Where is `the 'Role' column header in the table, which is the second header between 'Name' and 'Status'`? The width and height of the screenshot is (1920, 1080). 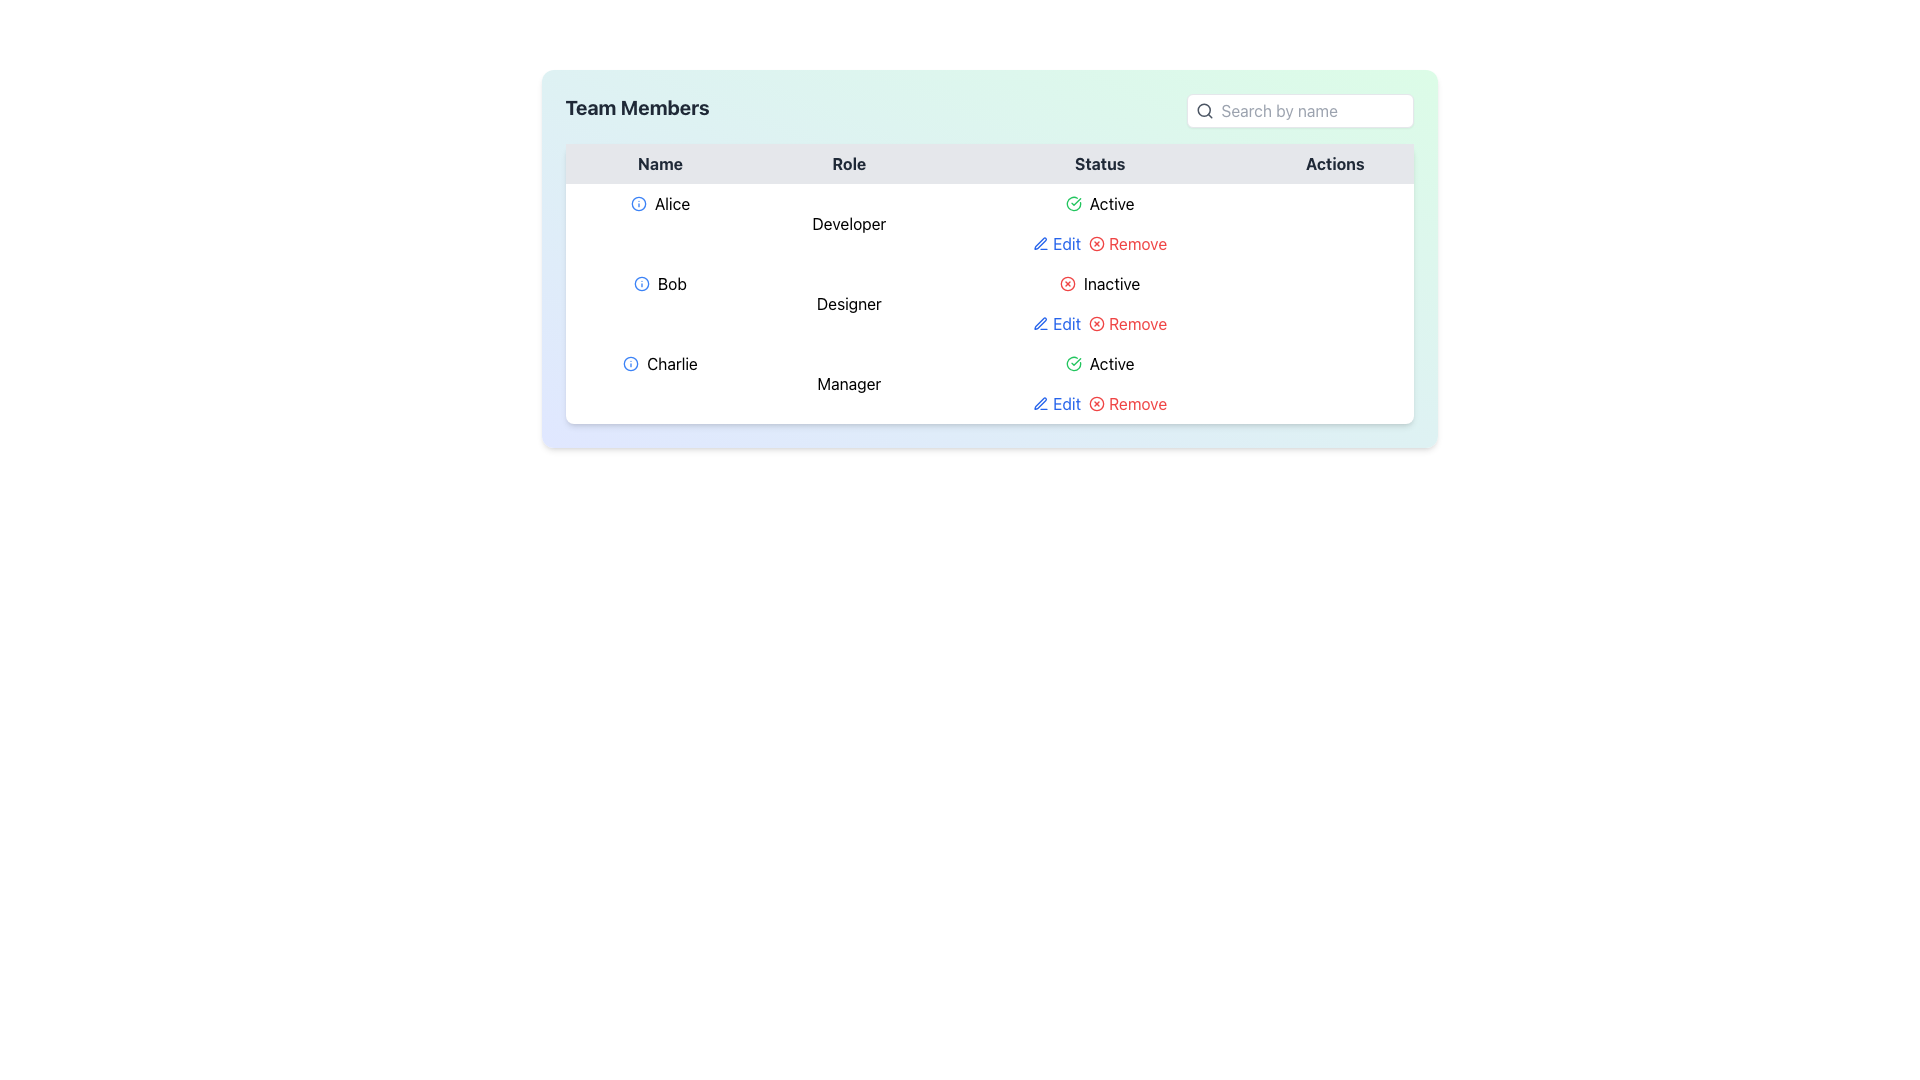
the 'Role' column header in the table, which is the second header between 'Name' and 'Status' is located at coordinates (849, 163).